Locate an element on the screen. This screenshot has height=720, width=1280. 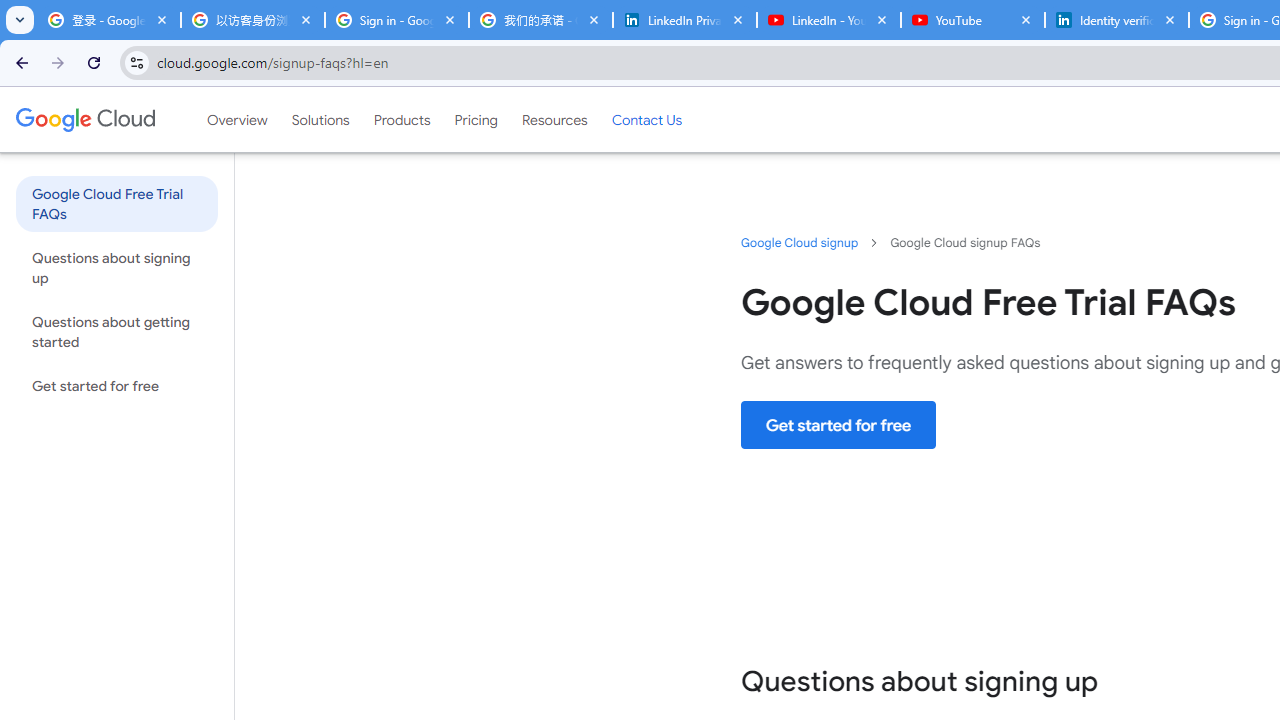
'Get started for free' is located at coordinates (839, 424).